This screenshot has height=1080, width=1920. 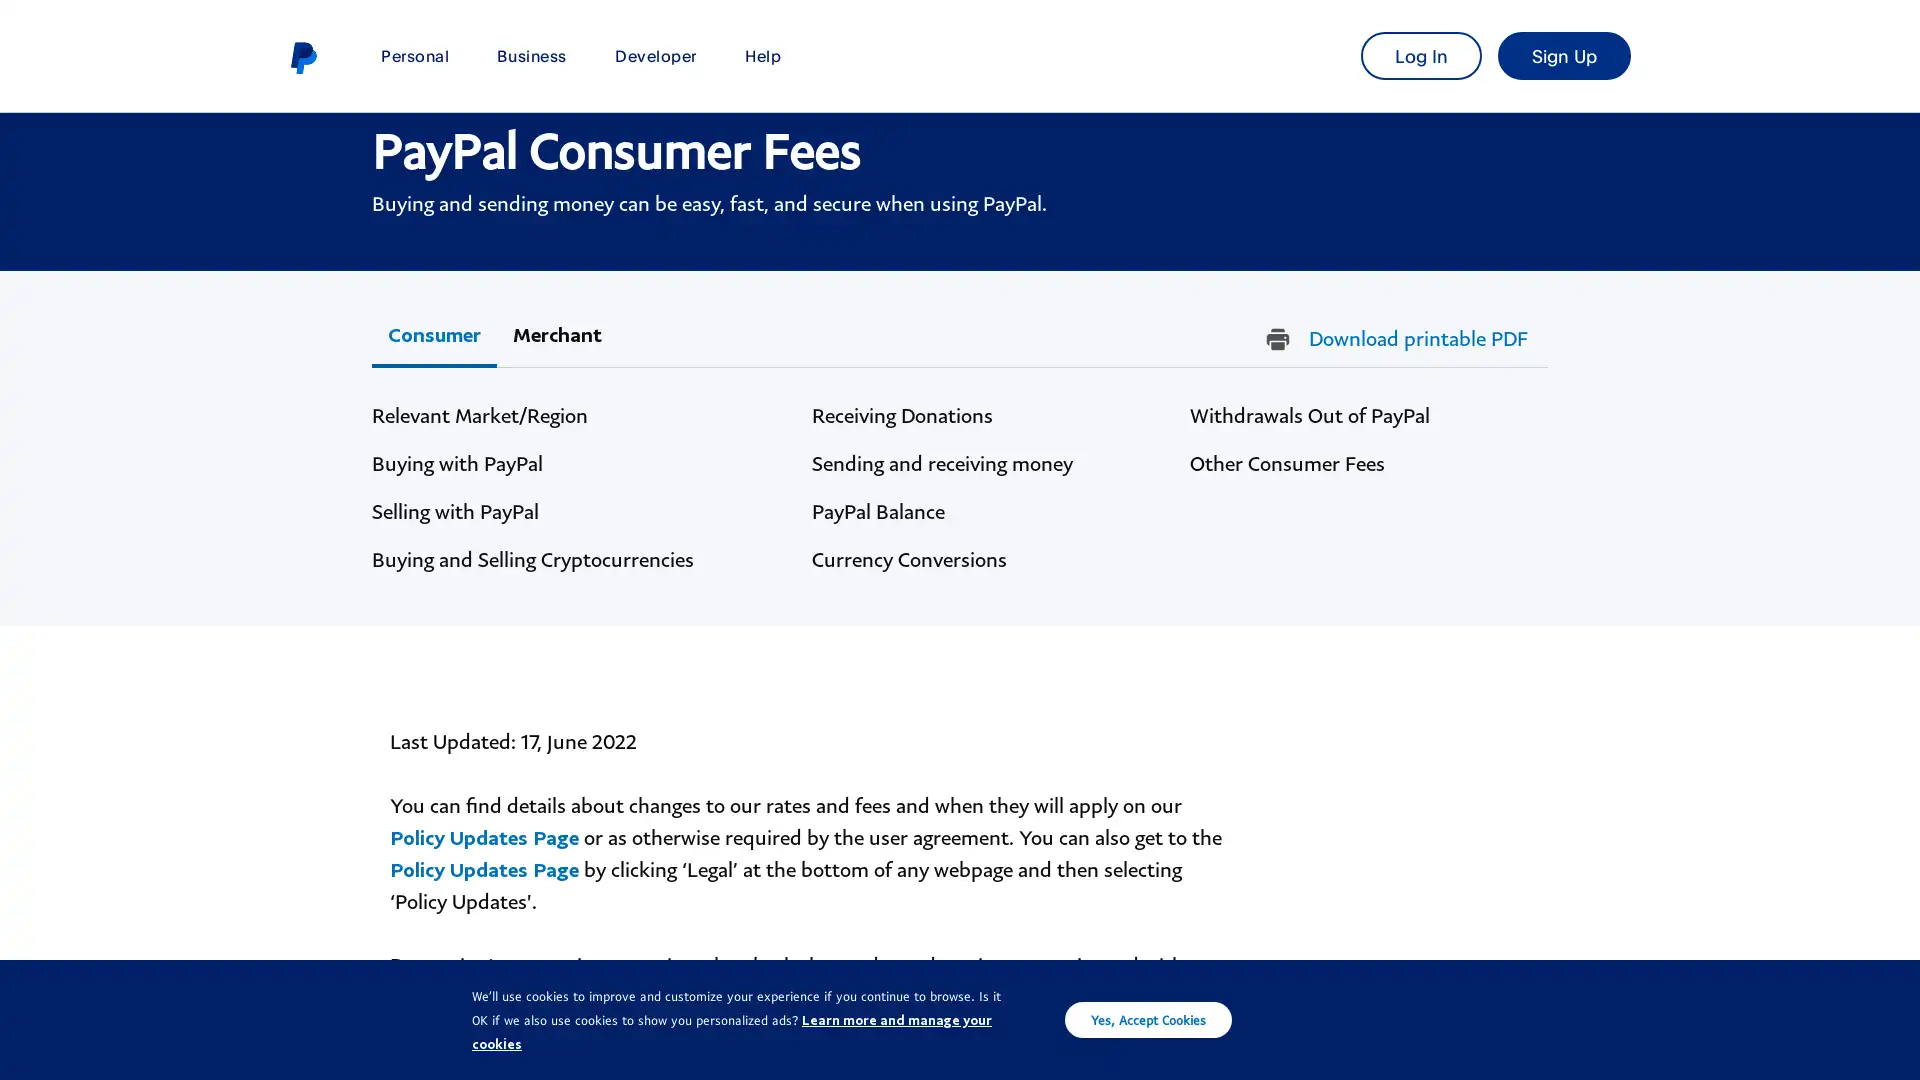 I want to click on Sign Up, so click(x=1563, y=55).